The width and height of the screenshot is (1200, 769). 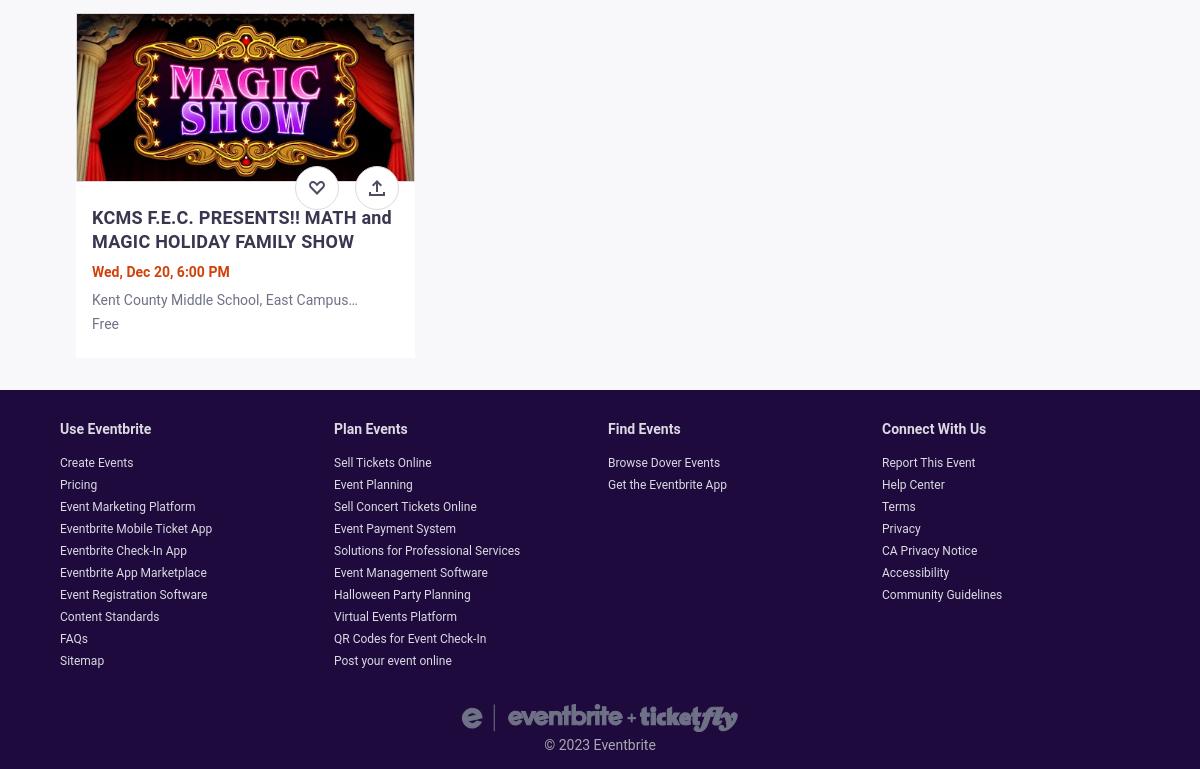 I want to click on 'CA Privacy Notice', so click(x=881, y=549).